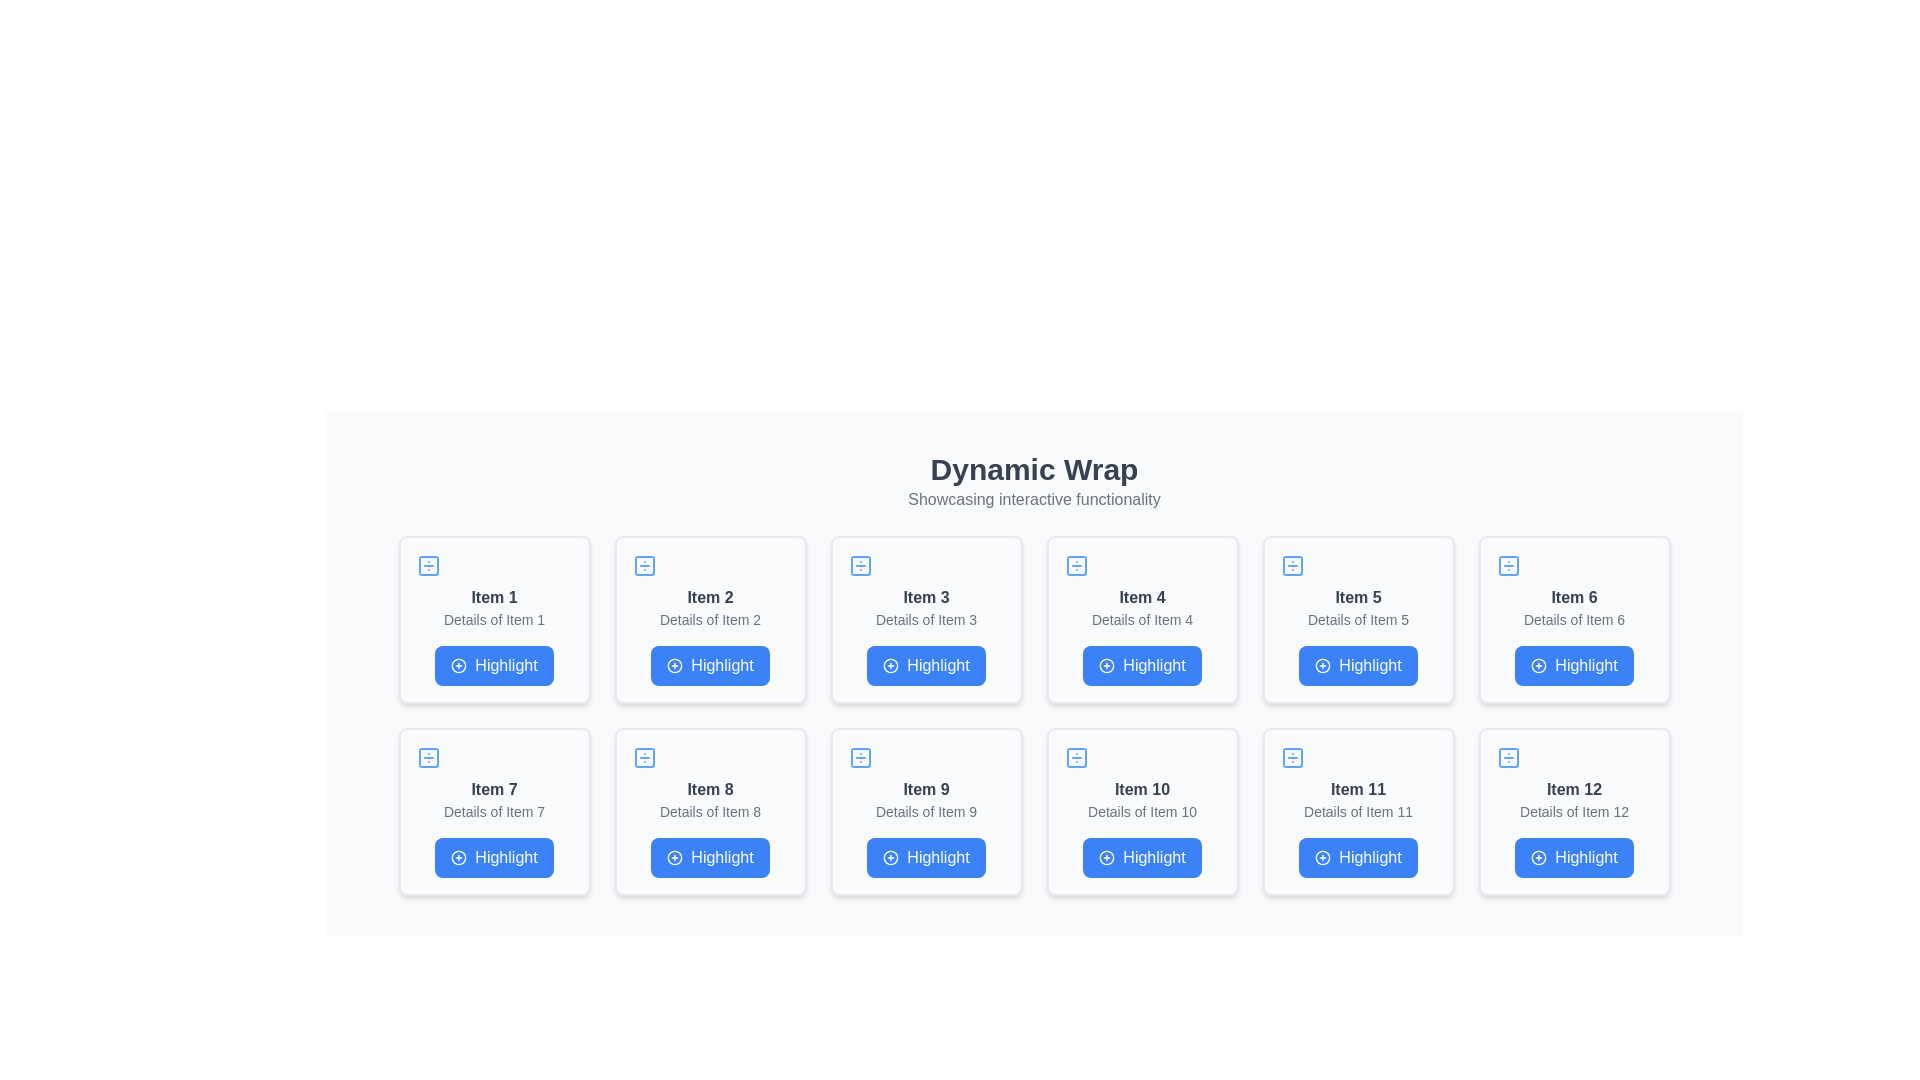  Describe the element at coordinates (1075, 758) in the screenshot. I see `the square icon with a blue outline and a centered divide symbol located in the 'Item 10' card, positioned in the second row and fourth column of the grid layout` at that location.